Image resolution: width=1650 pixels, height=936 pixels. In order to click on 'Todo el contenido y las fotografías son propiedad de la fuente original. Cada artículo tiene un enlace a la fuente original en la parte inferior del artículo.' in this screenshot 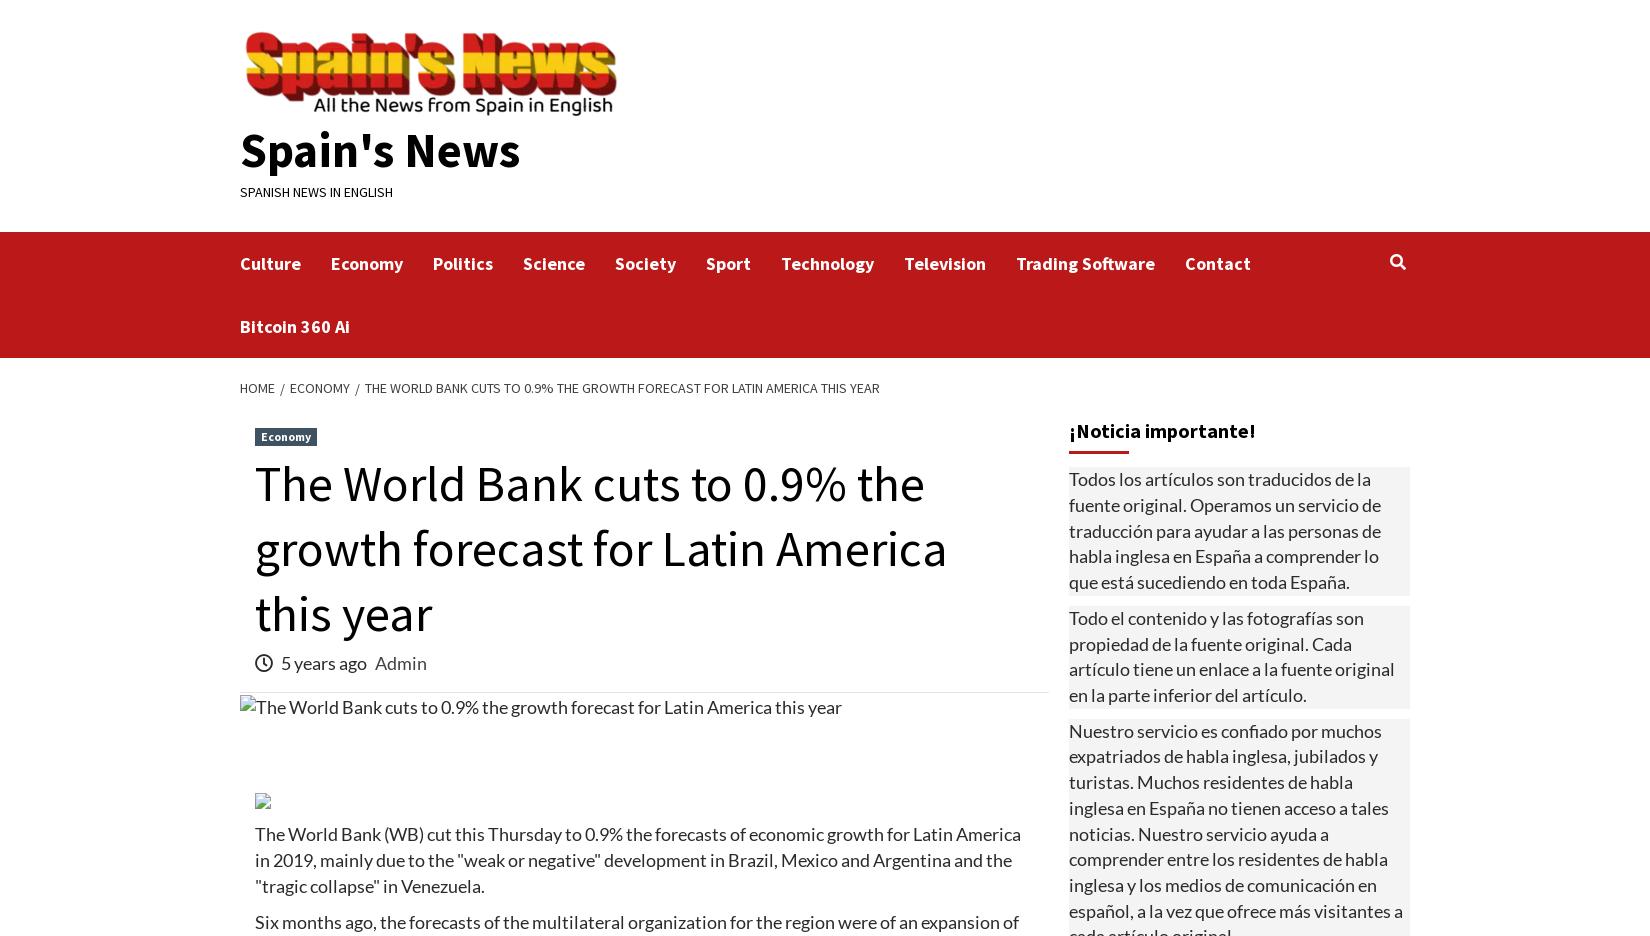, I will do `click(1232, 655)`.